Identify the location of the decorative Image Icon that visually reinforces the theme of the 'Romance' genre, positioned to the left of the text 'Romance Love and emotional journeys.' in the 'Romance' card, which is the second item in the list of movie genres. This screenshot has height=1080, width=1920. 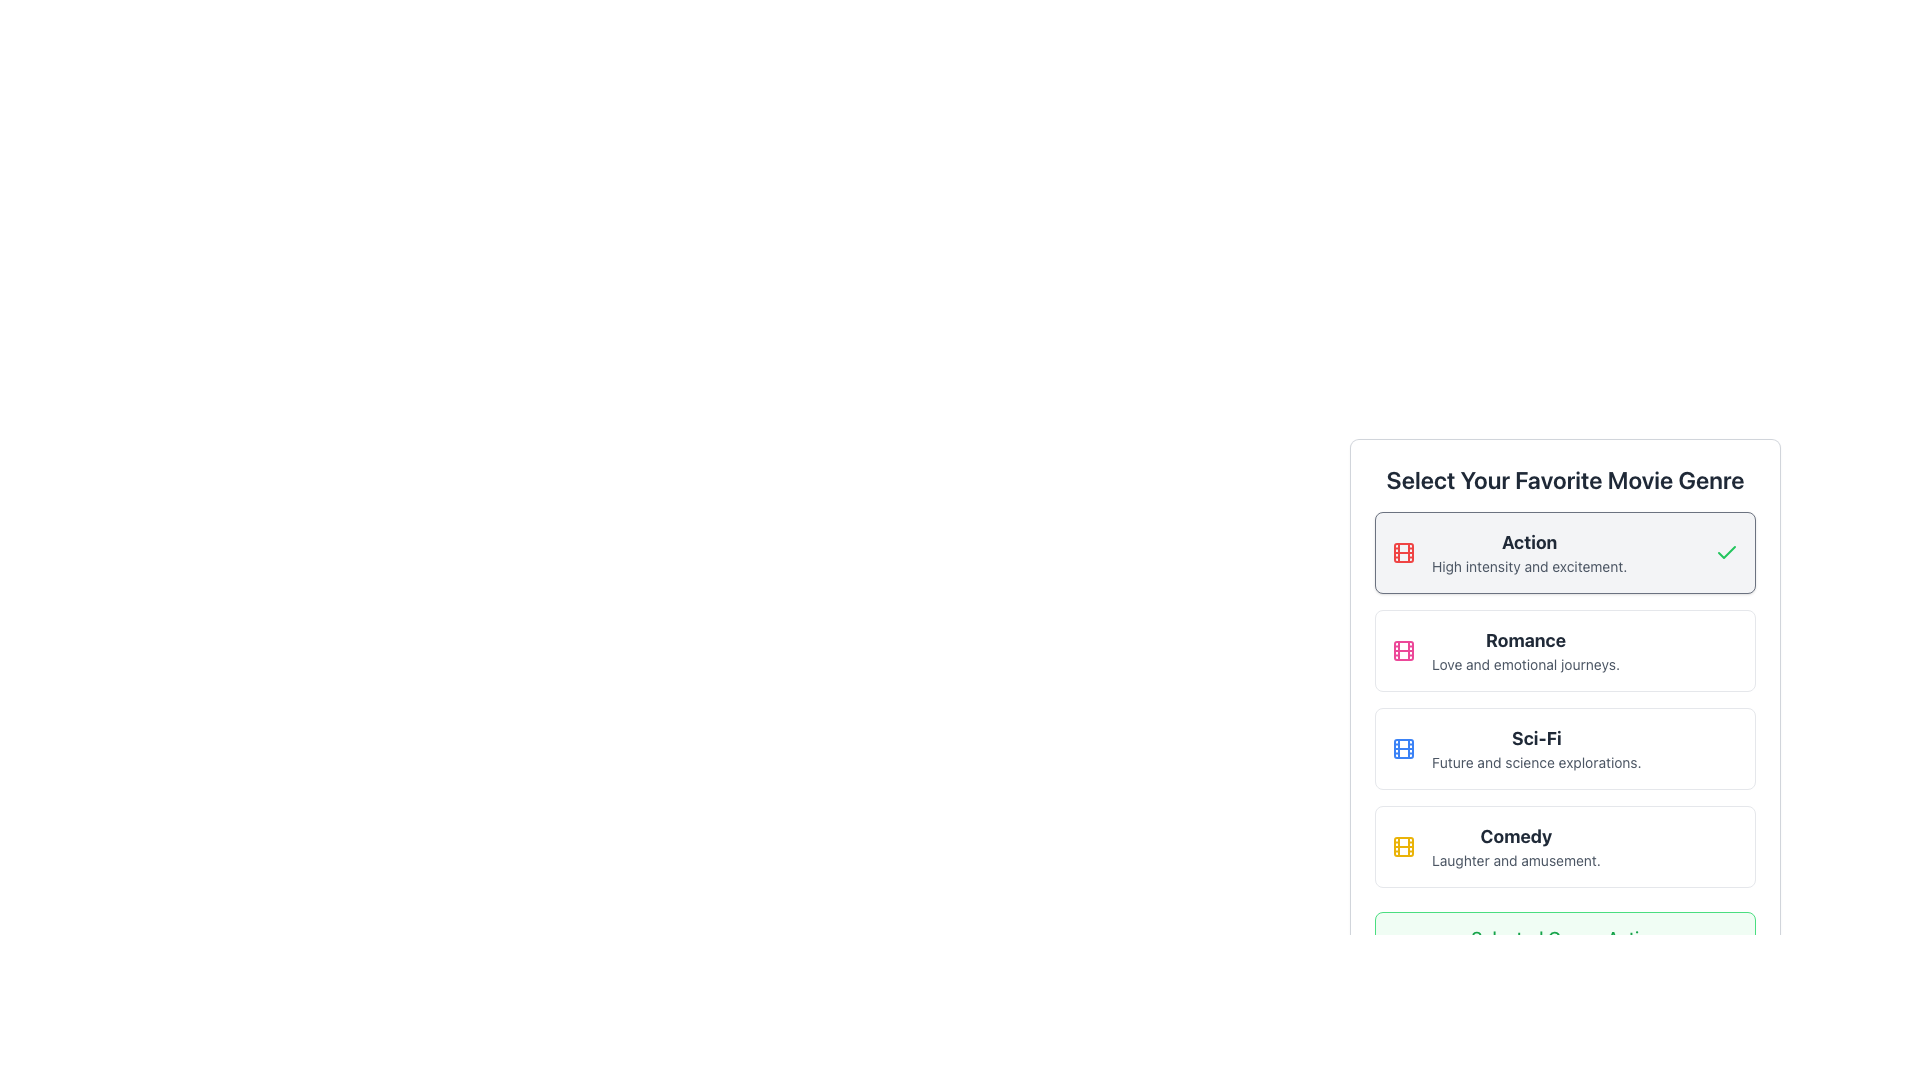
(1402, 651).